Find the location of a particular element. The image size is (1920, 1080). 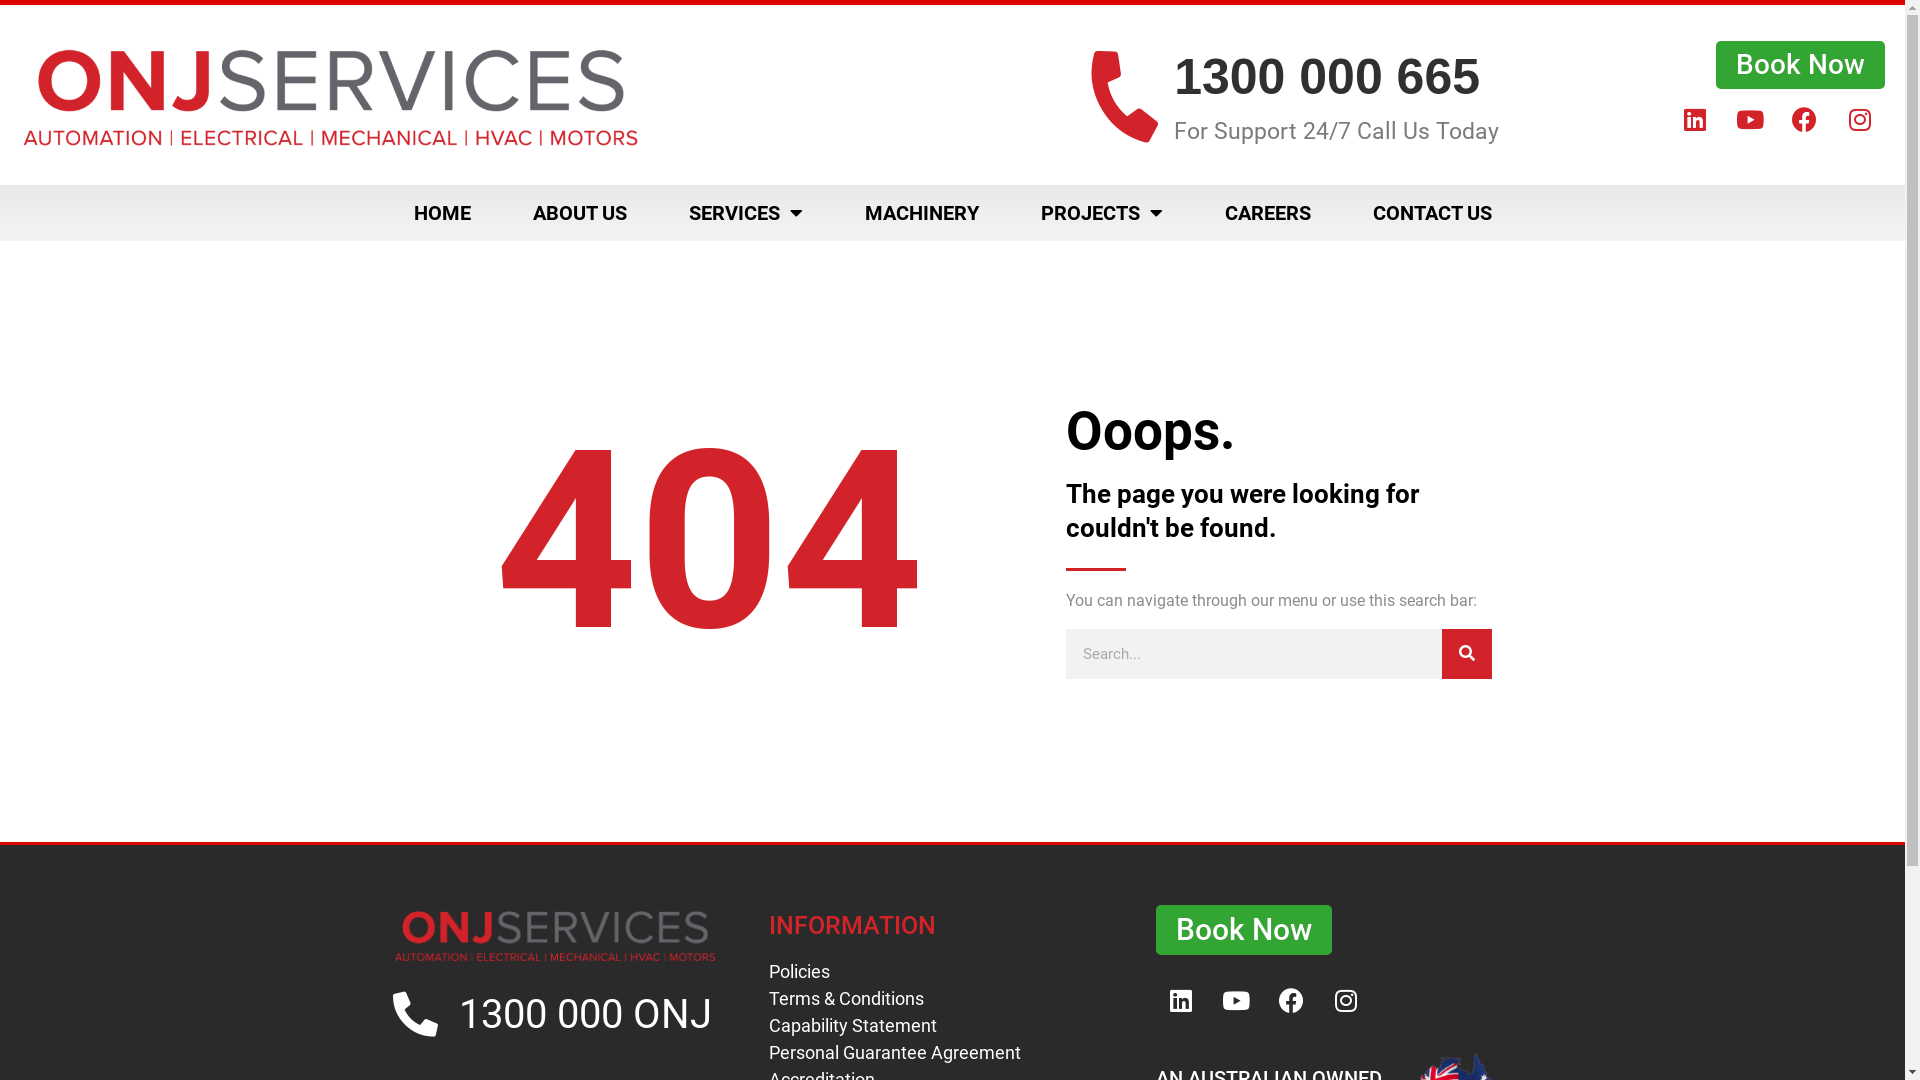

'CAREERS' is located at coordinates (1266, 212).